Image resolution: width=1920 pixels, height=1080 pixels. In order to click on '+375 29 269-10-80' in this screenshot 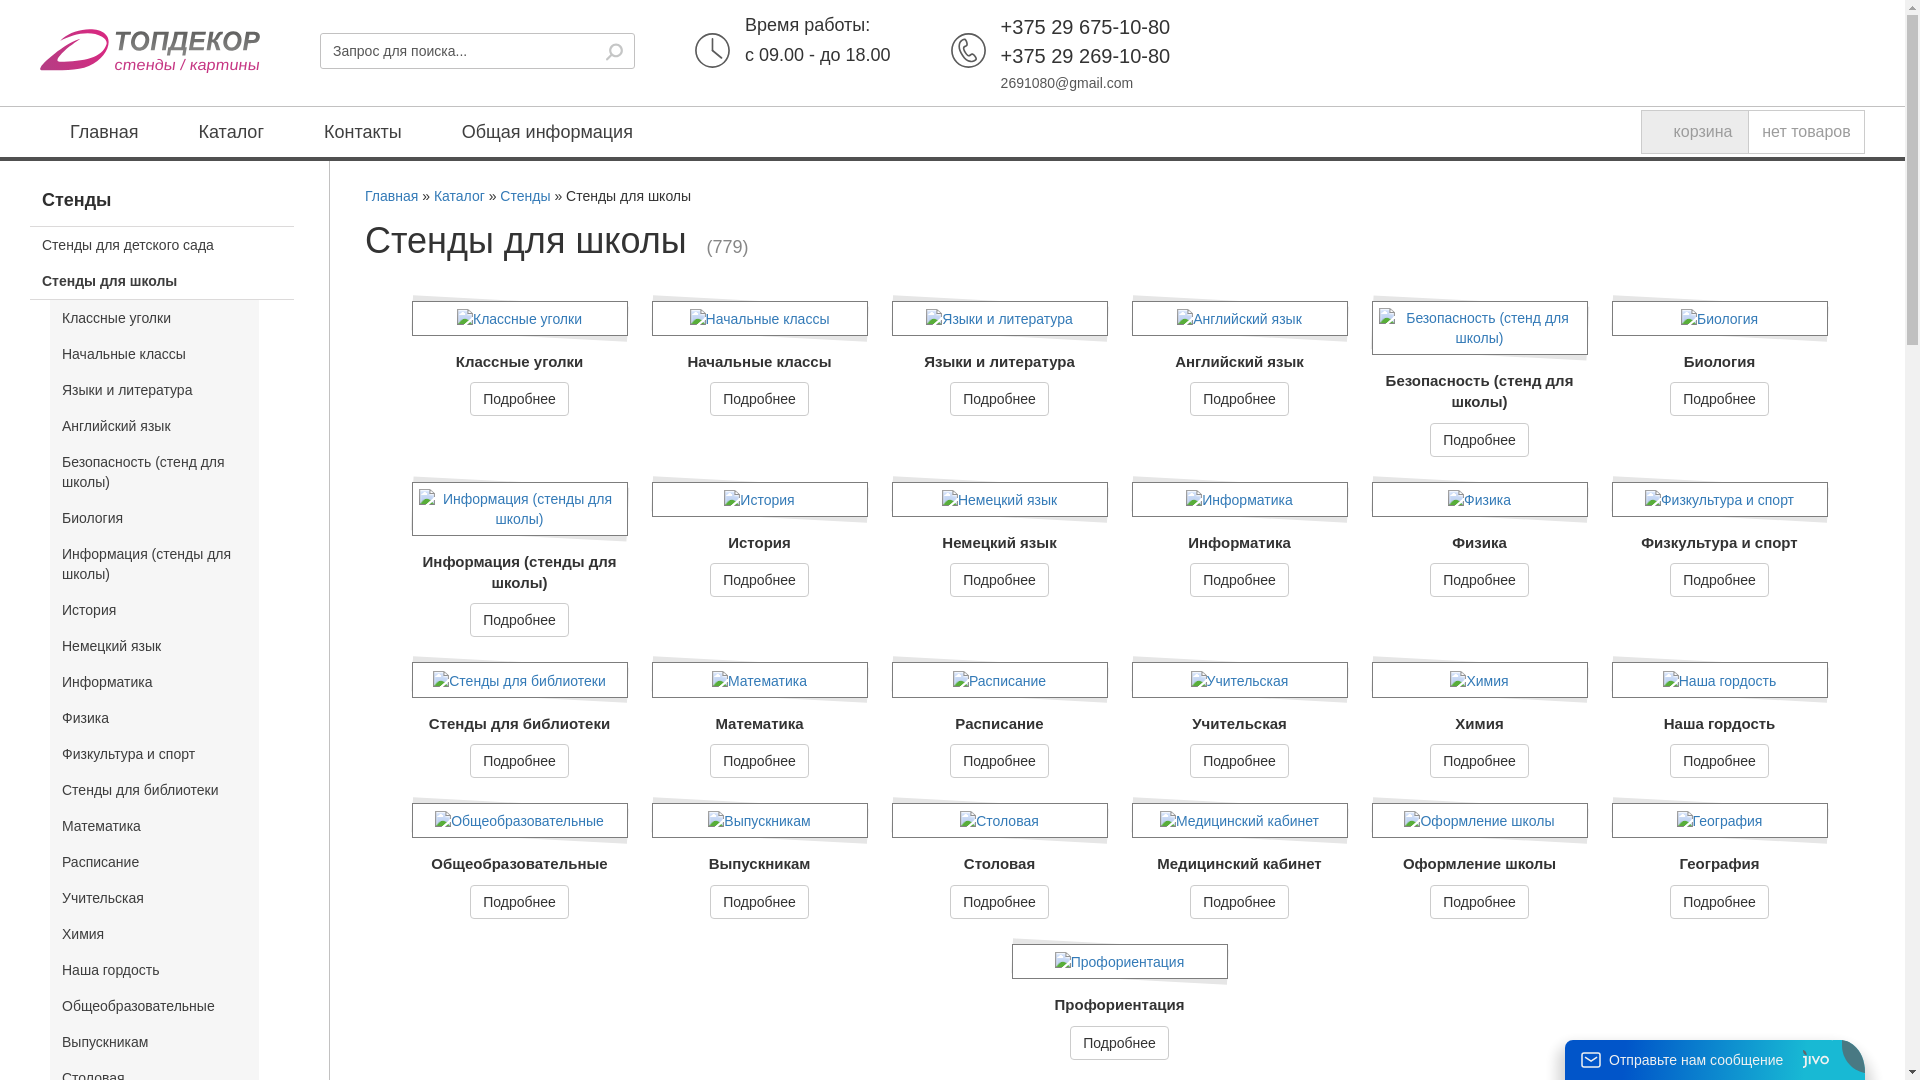, I will do `click(1001, 55)`.